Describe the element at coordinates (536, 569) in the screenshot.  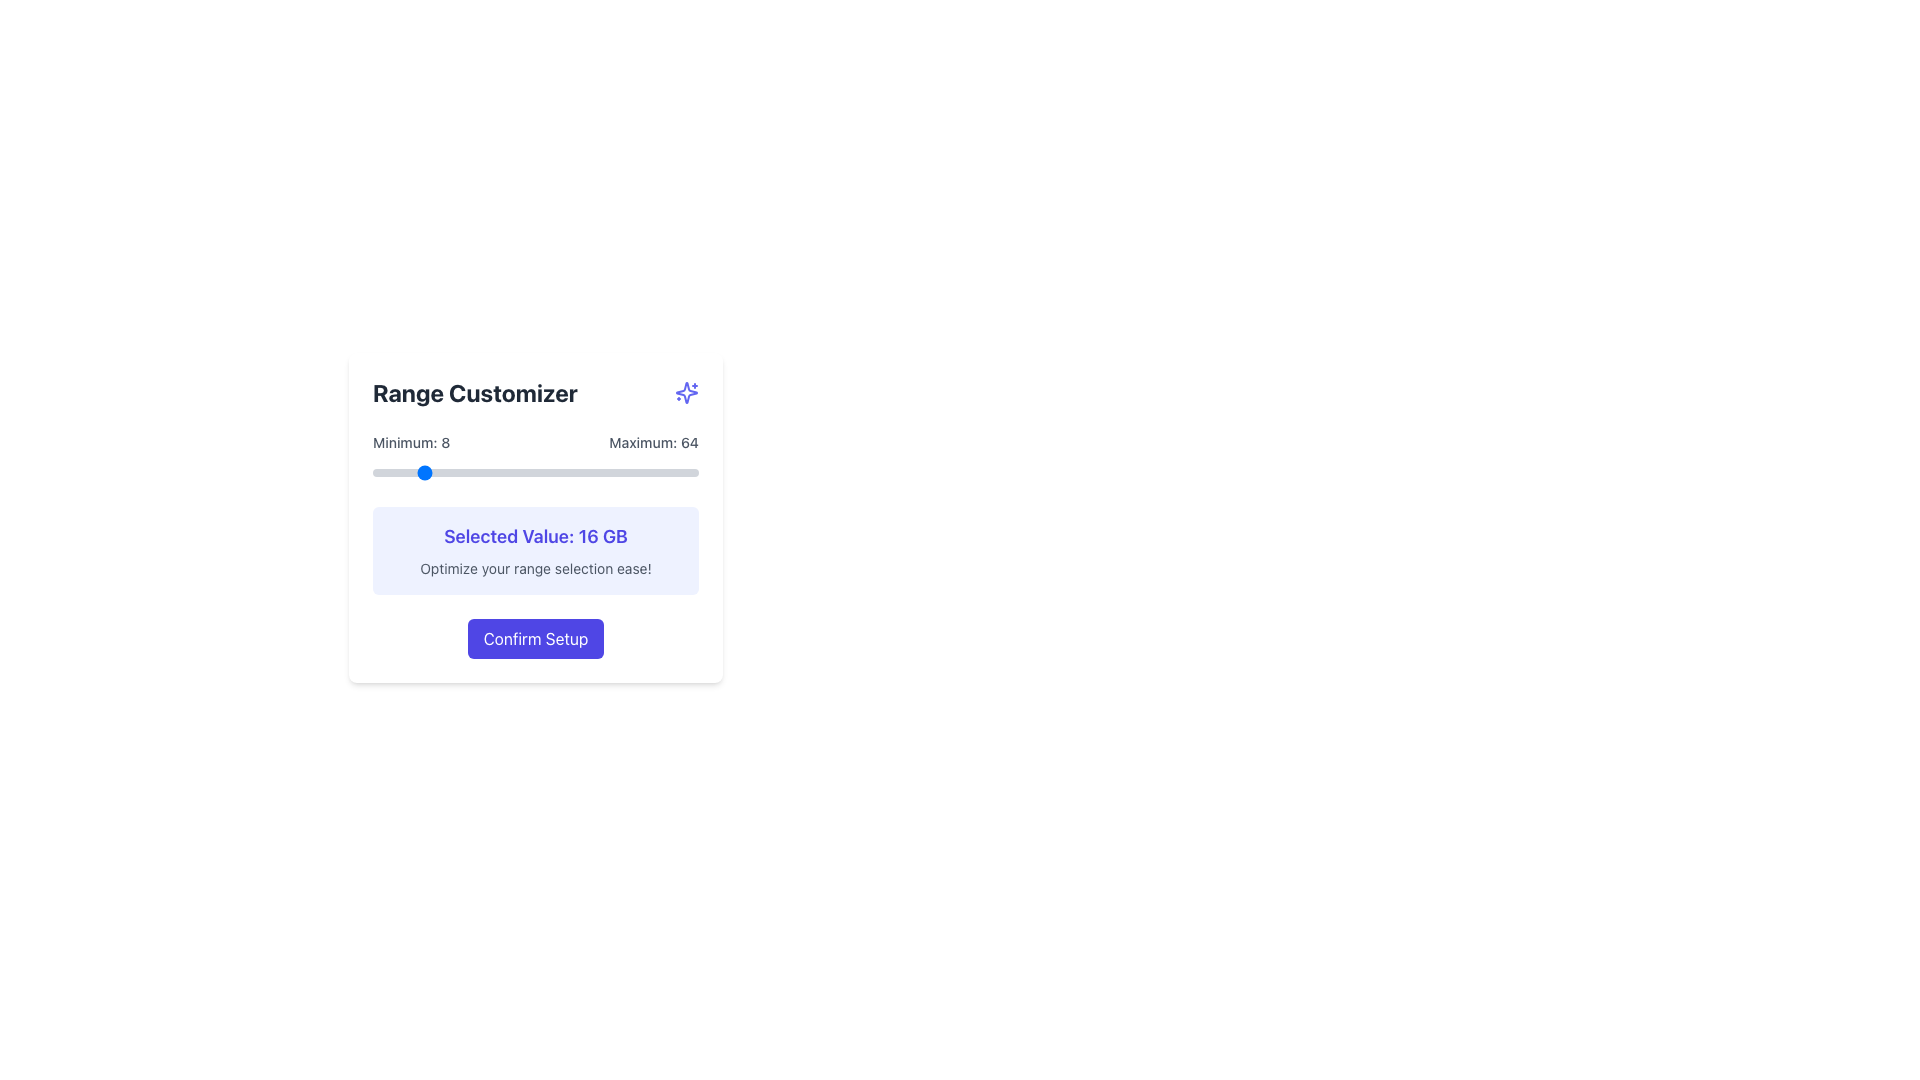
I see `the text element displaying 'Optimize your range selection ease!' which is a small, gray font located centrally below the 'Selected Value: 16 GB' text in a light indigo background` at that location.